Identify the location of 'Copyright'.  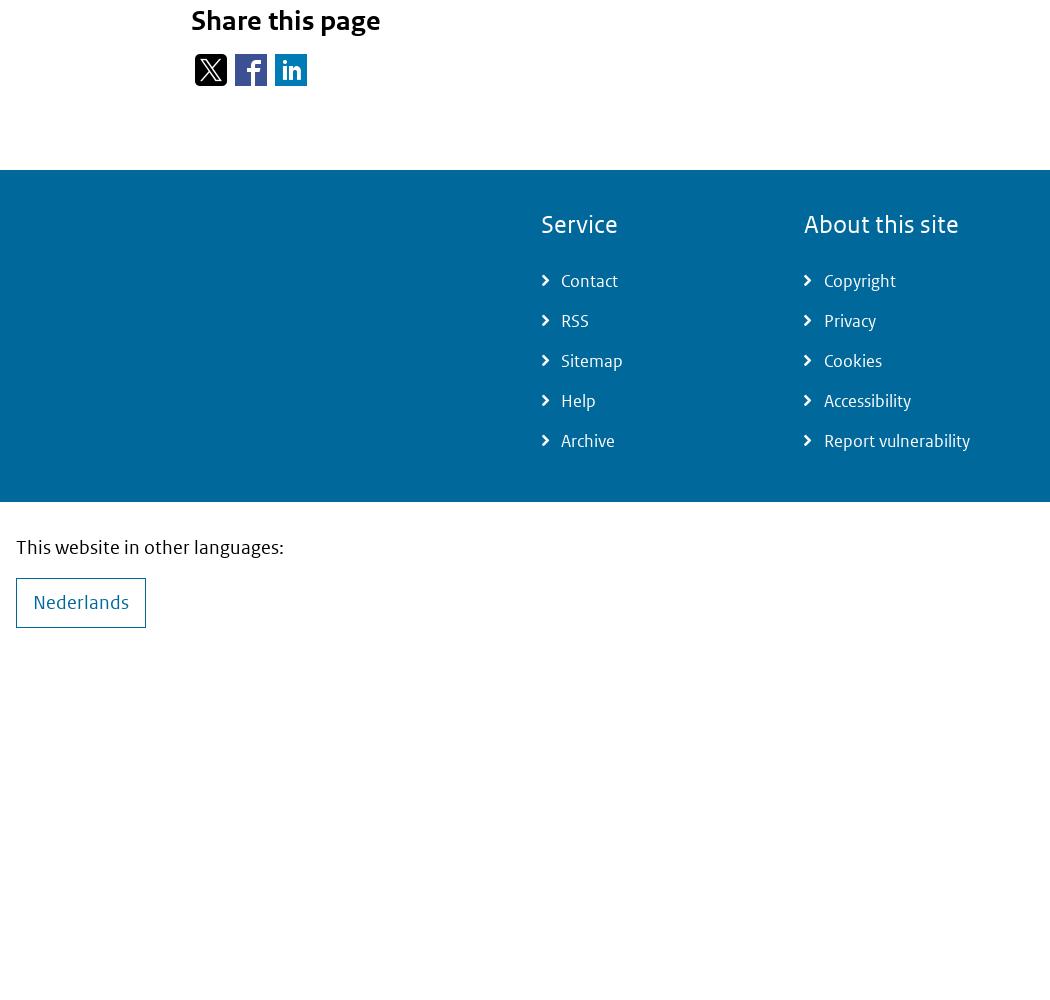
(821, 281).